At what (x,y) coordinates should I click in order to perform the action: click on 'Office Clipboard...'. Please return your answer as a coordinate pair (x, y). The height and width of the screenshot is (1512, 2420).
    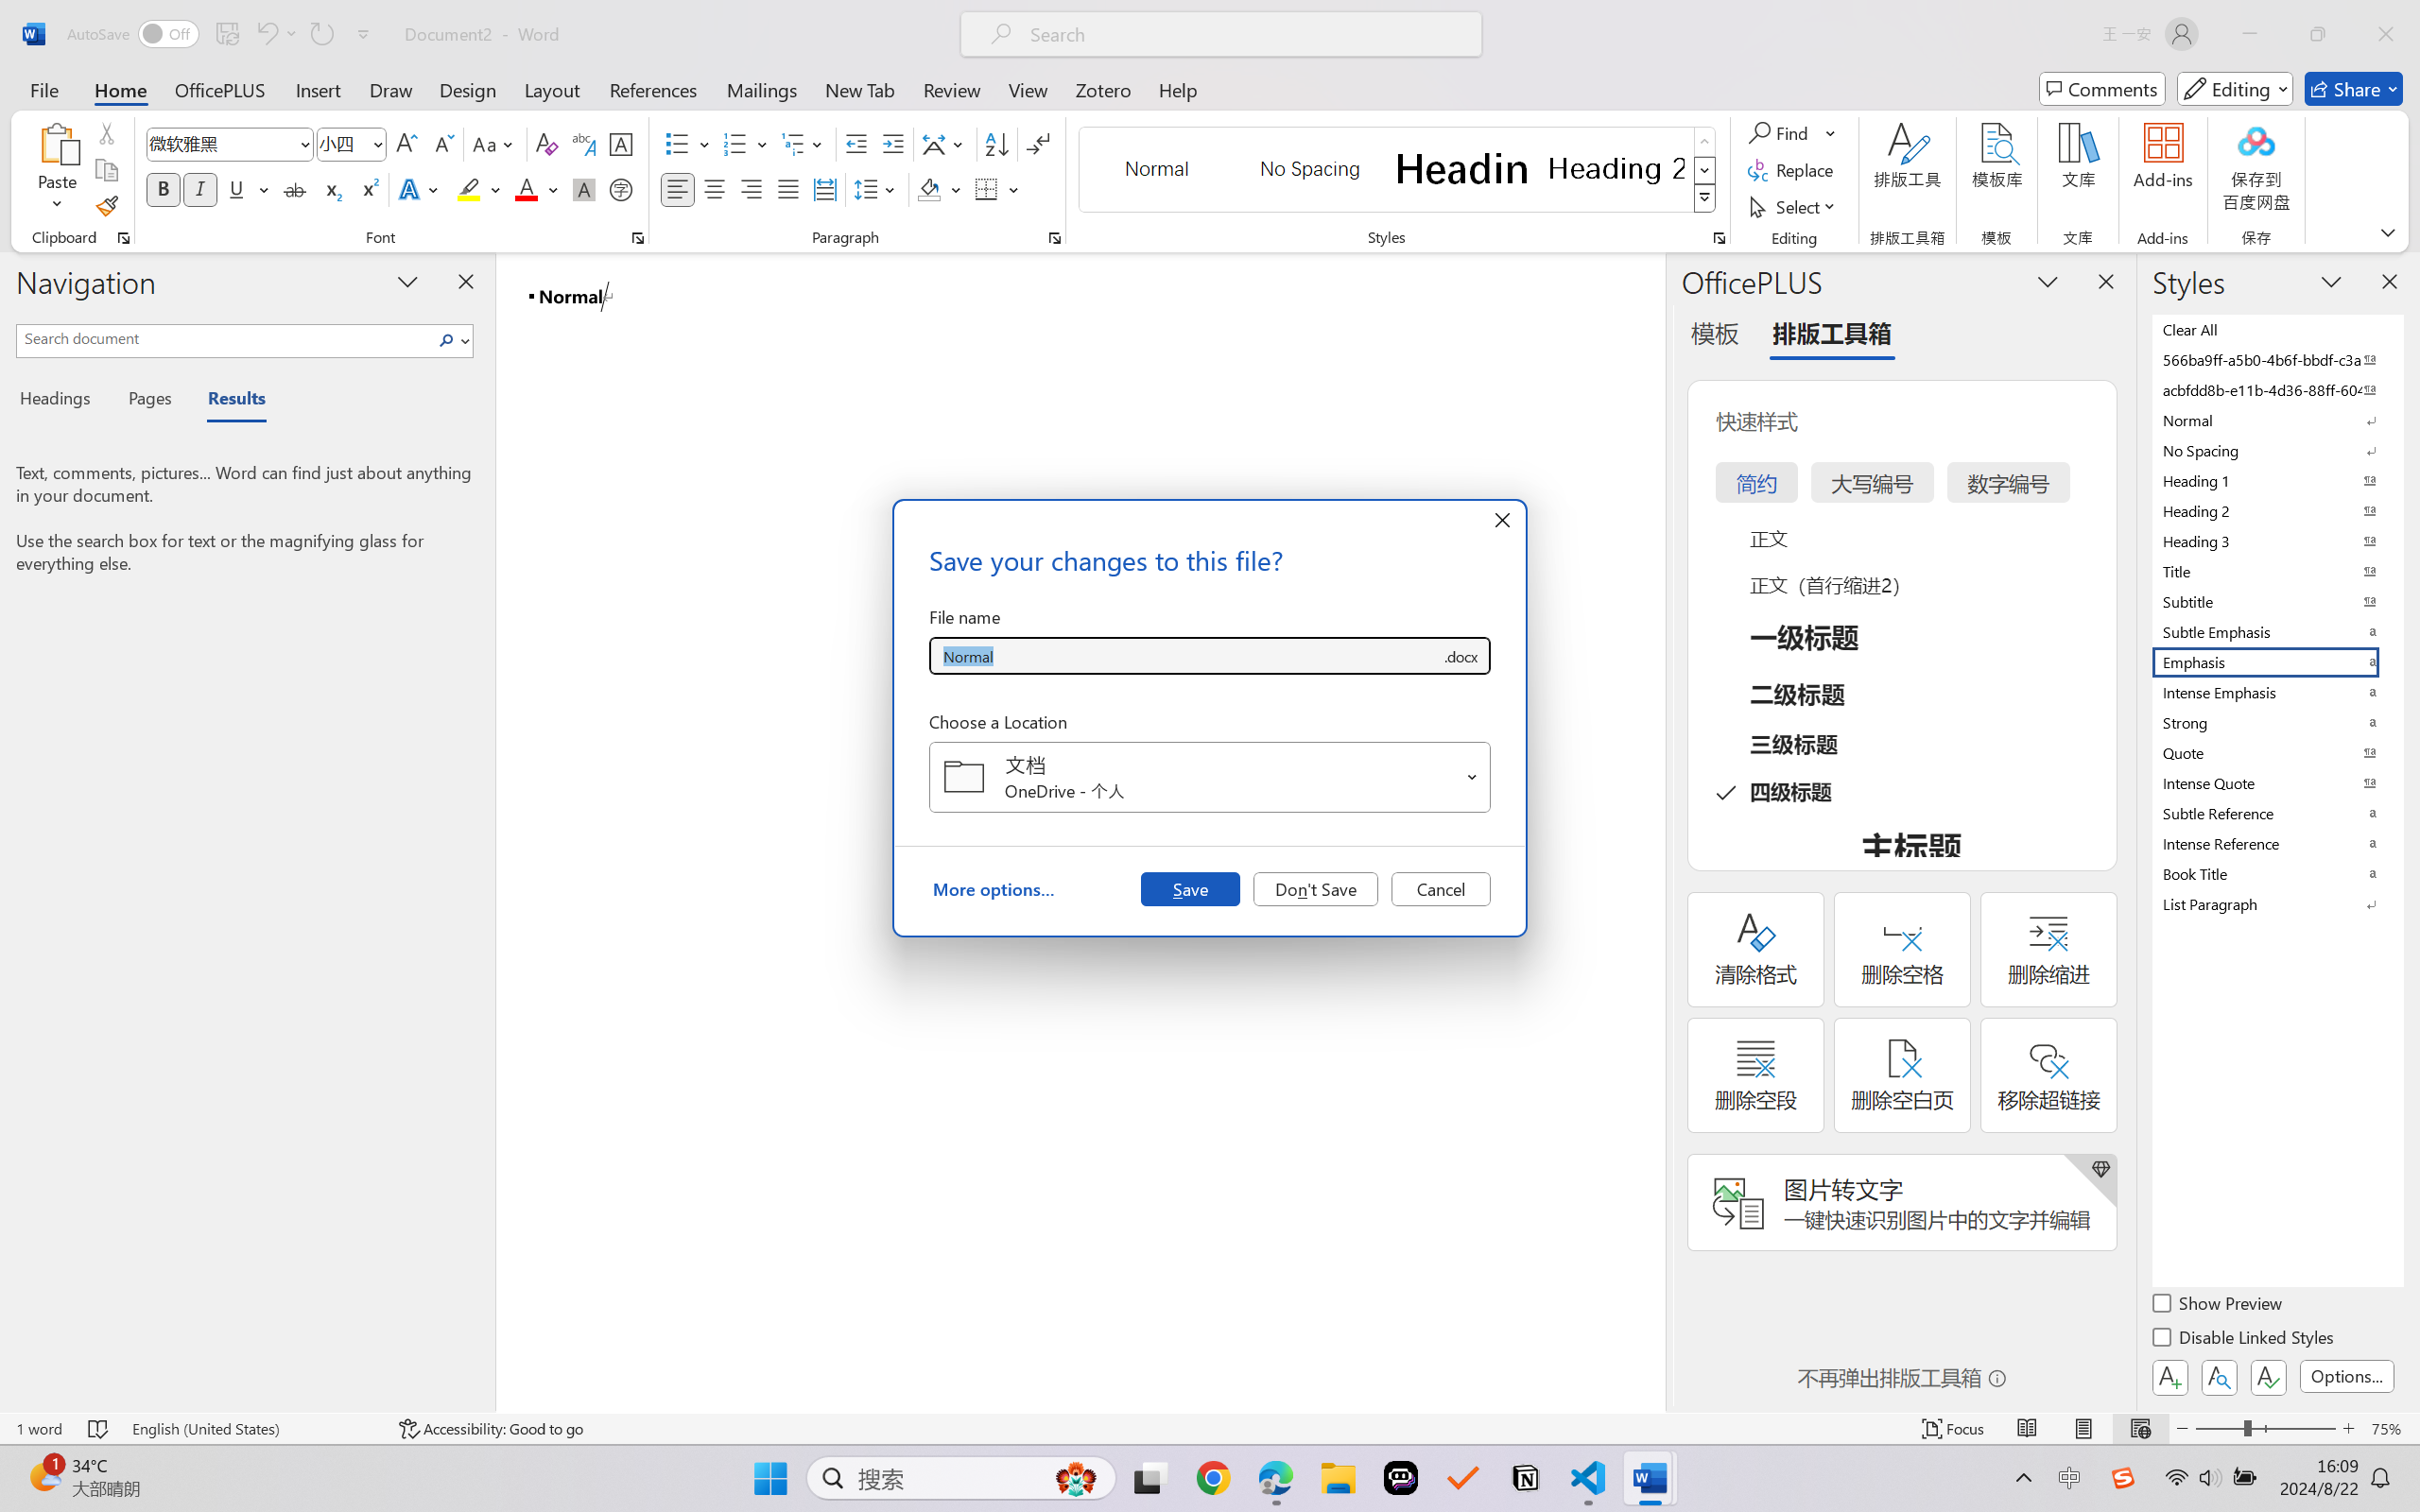
    Looking at the image, I should click on (122, 237).